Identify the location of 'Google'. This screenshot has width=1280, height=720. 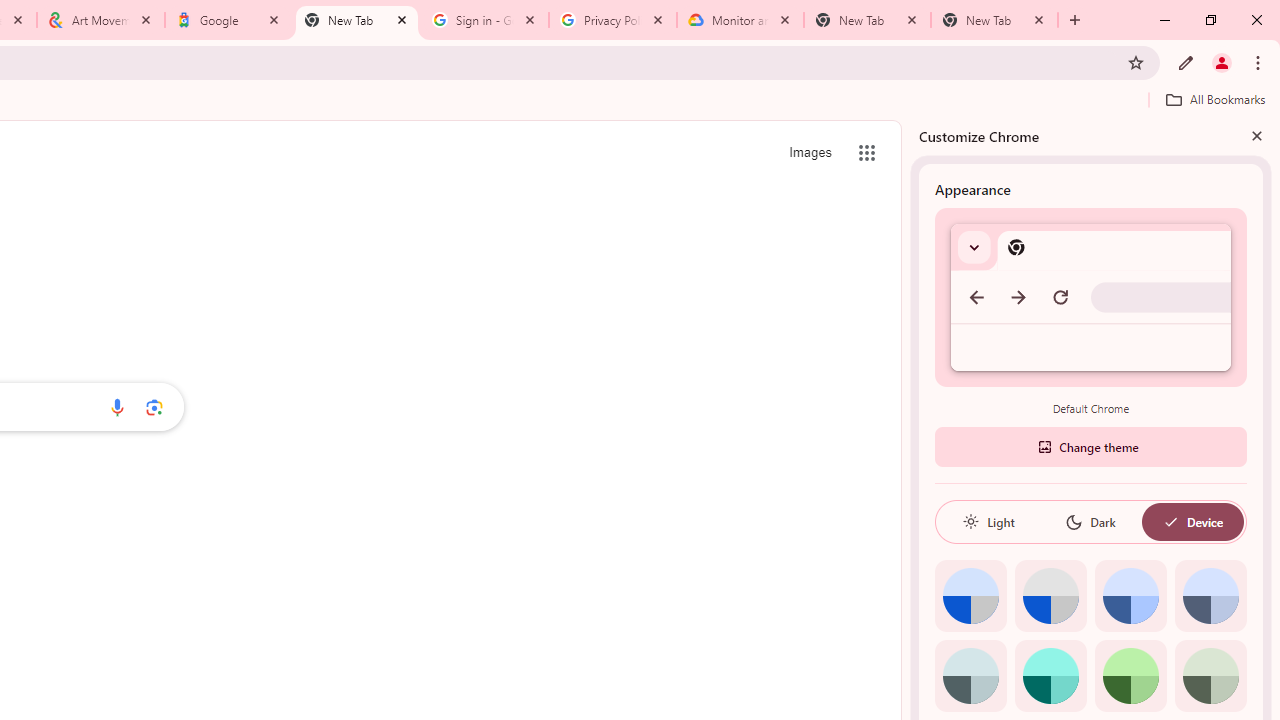
(229, 20).